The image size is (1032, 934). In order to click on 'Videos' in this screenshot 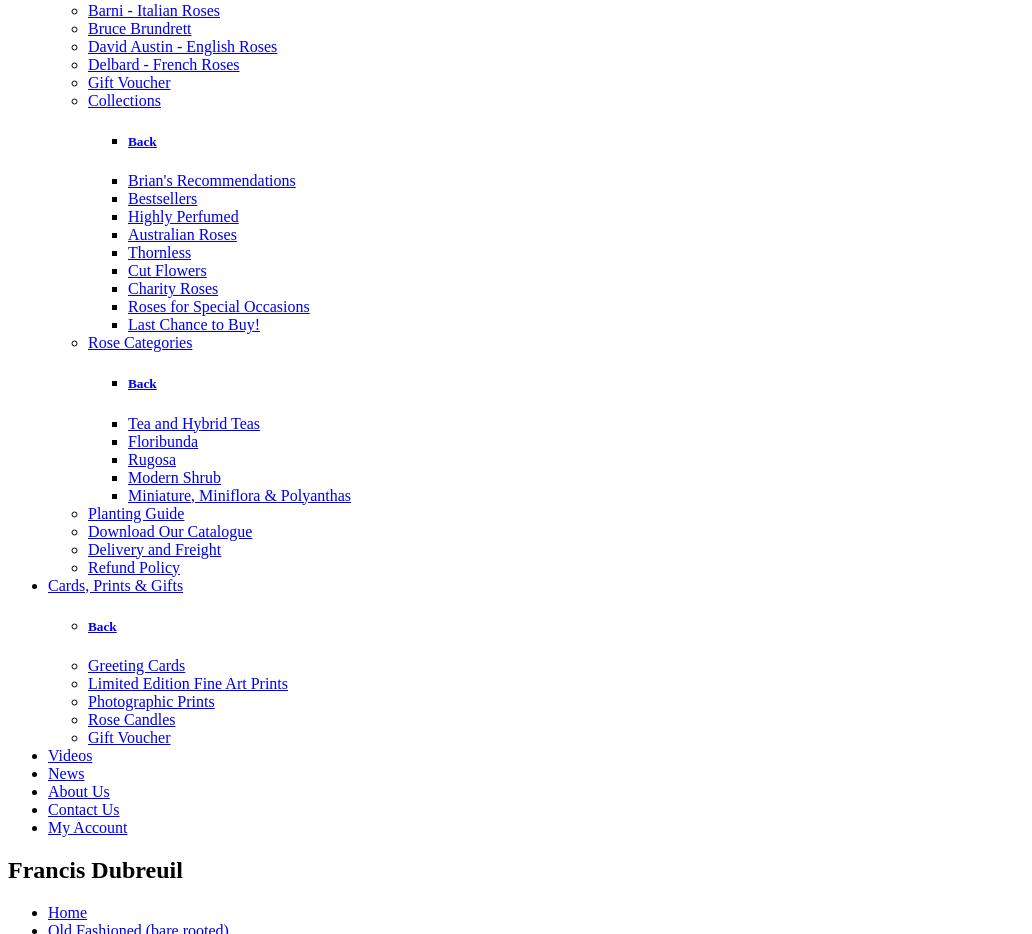, I will do `click(69, 753)`.